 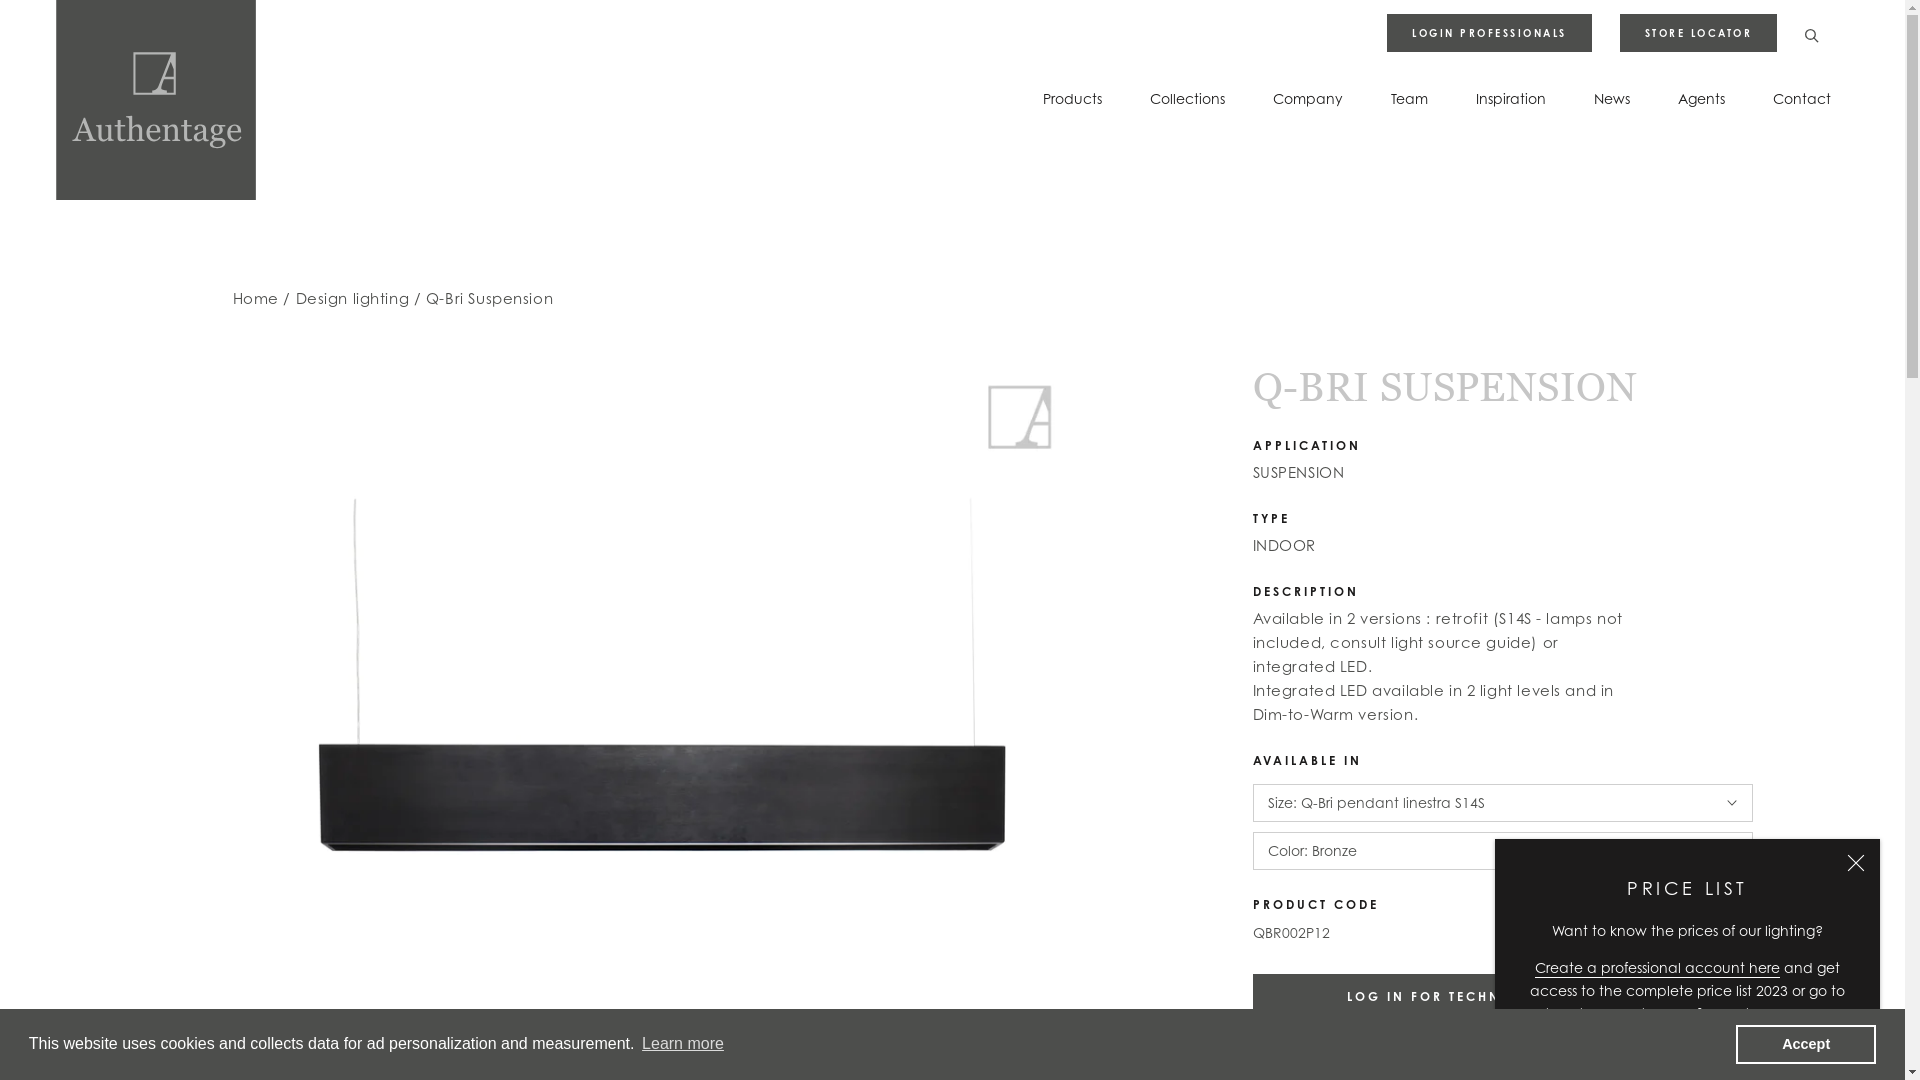 What do you see at coordinates (1698, 33) in the screenshot?
I see `'STORE LOCATOR'` at bounding box center [1698, 33].